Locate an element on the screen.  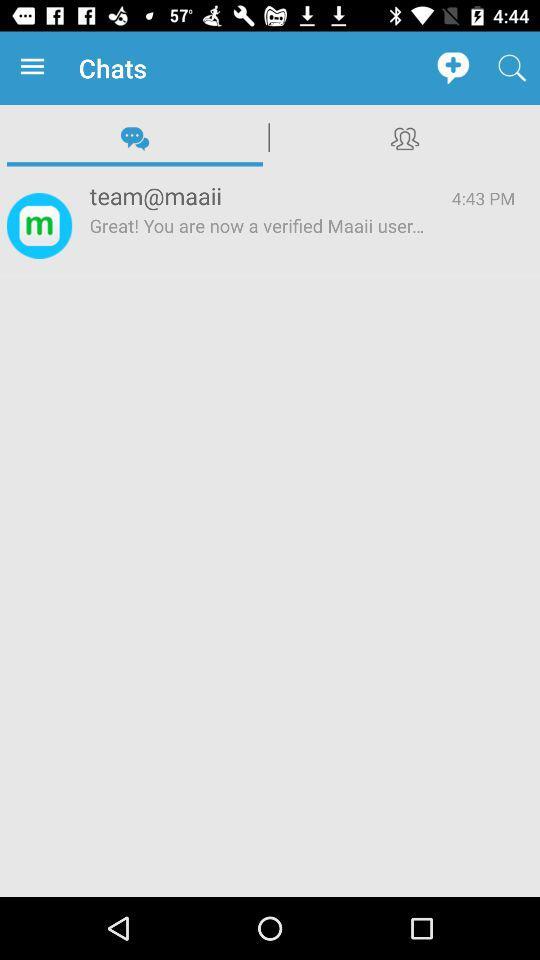
icon below team@maaii is located at coordinates (258, 244).